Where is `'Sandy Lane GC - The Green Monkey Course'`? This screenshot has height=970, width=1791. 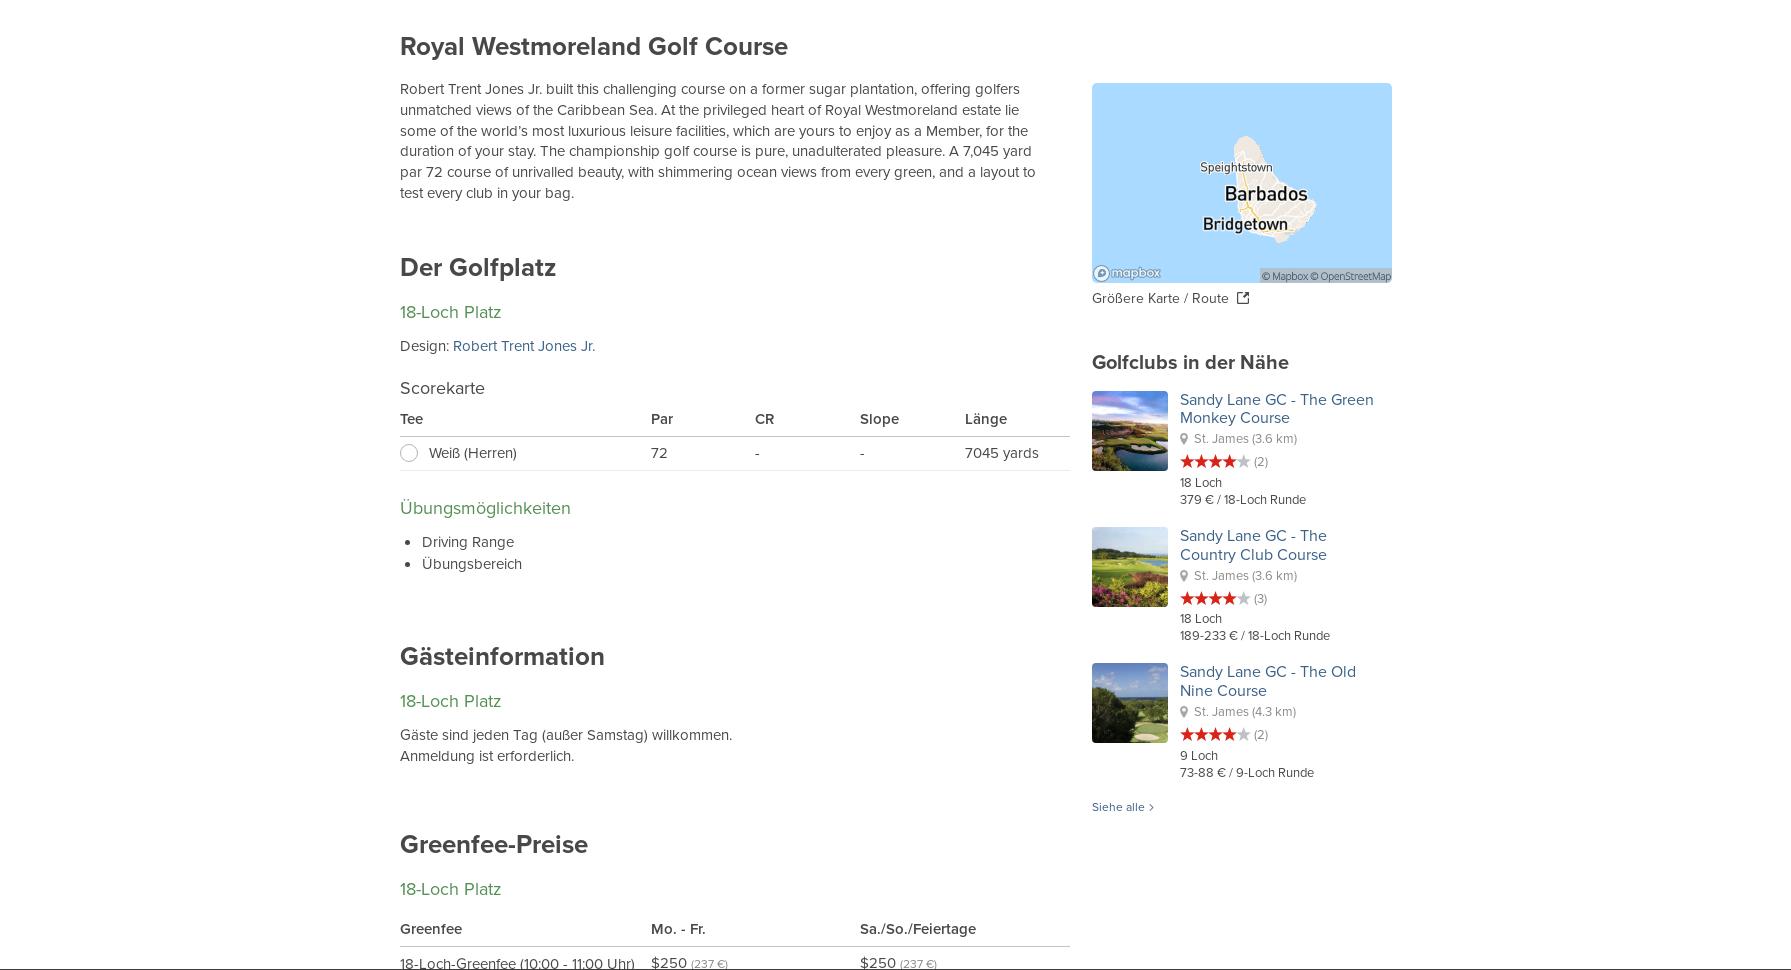
'Sandy Lane GC - The Green Monkey Course' is located at coordinates (1275, 407).